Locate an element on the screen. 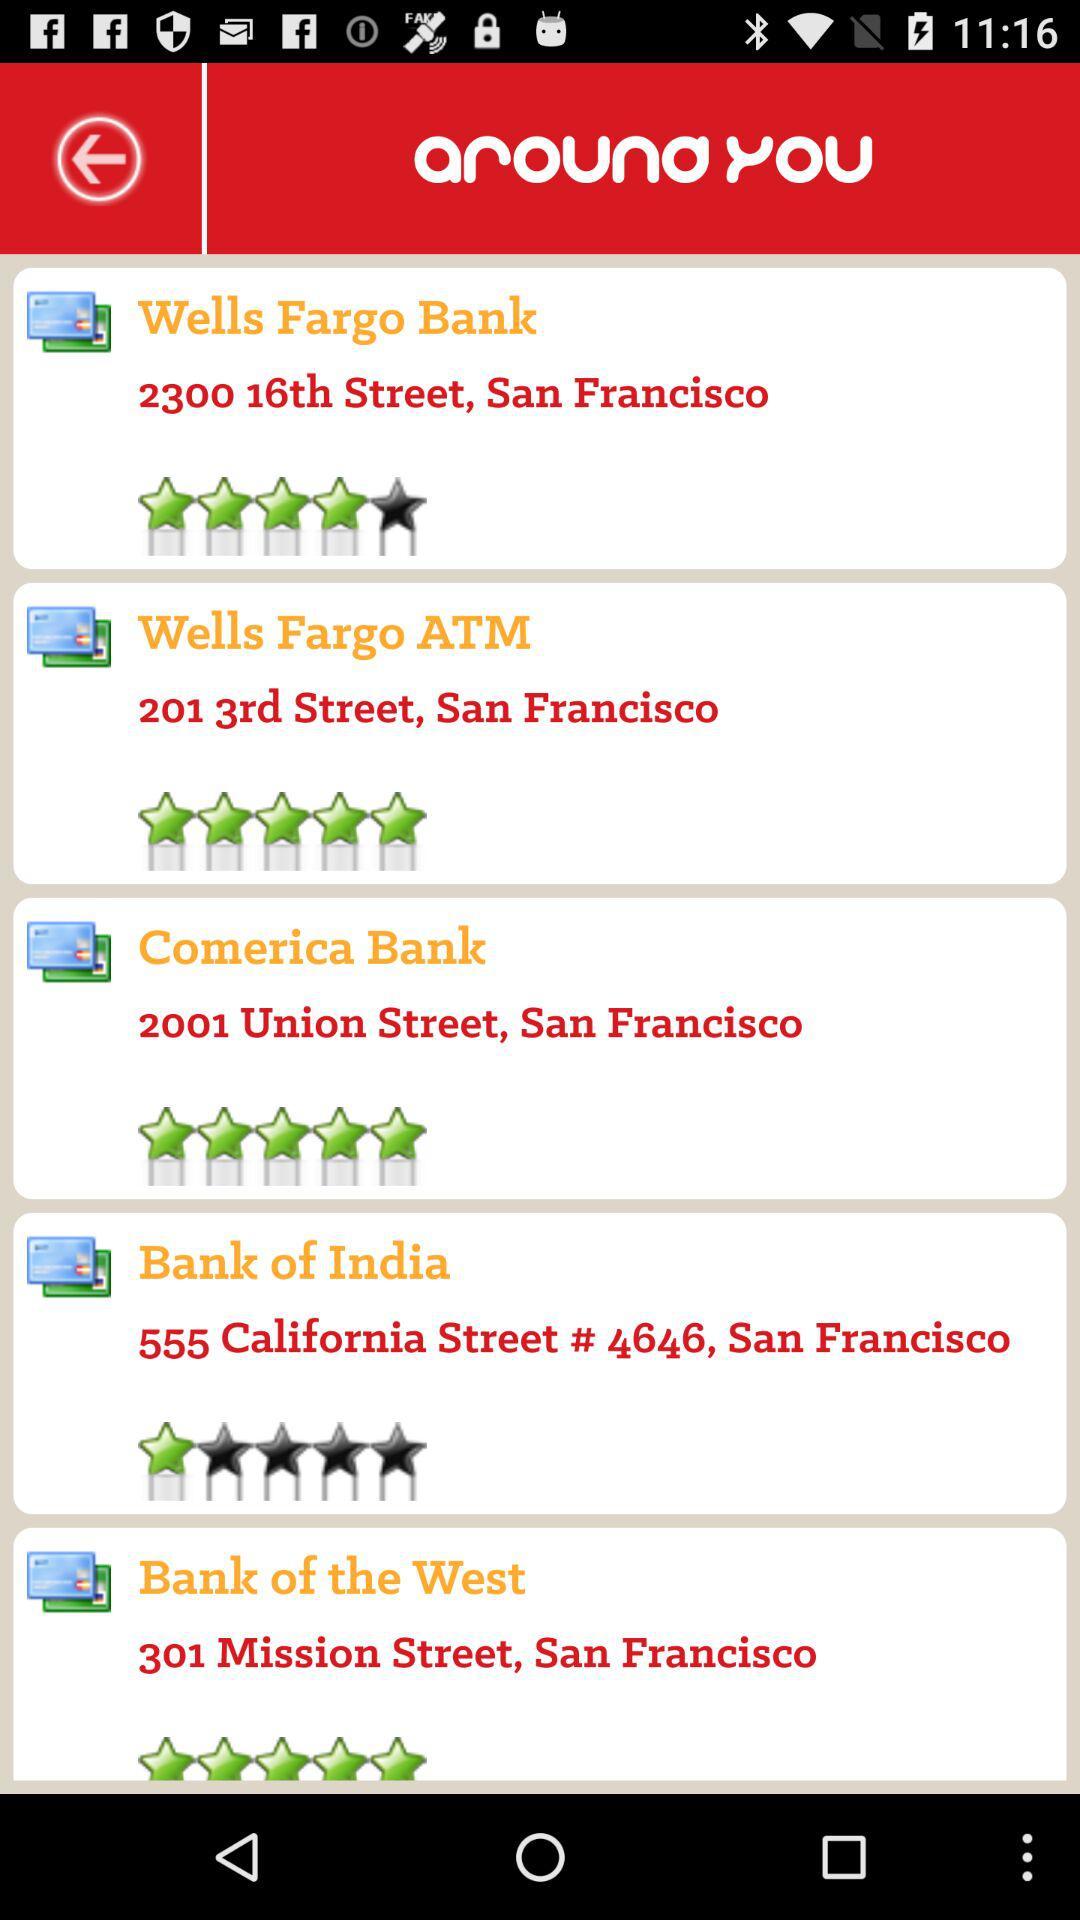 The height and width of the screenshot is (1920, 1080). the 2nd image on the web page is located at coordinates (68, 637).